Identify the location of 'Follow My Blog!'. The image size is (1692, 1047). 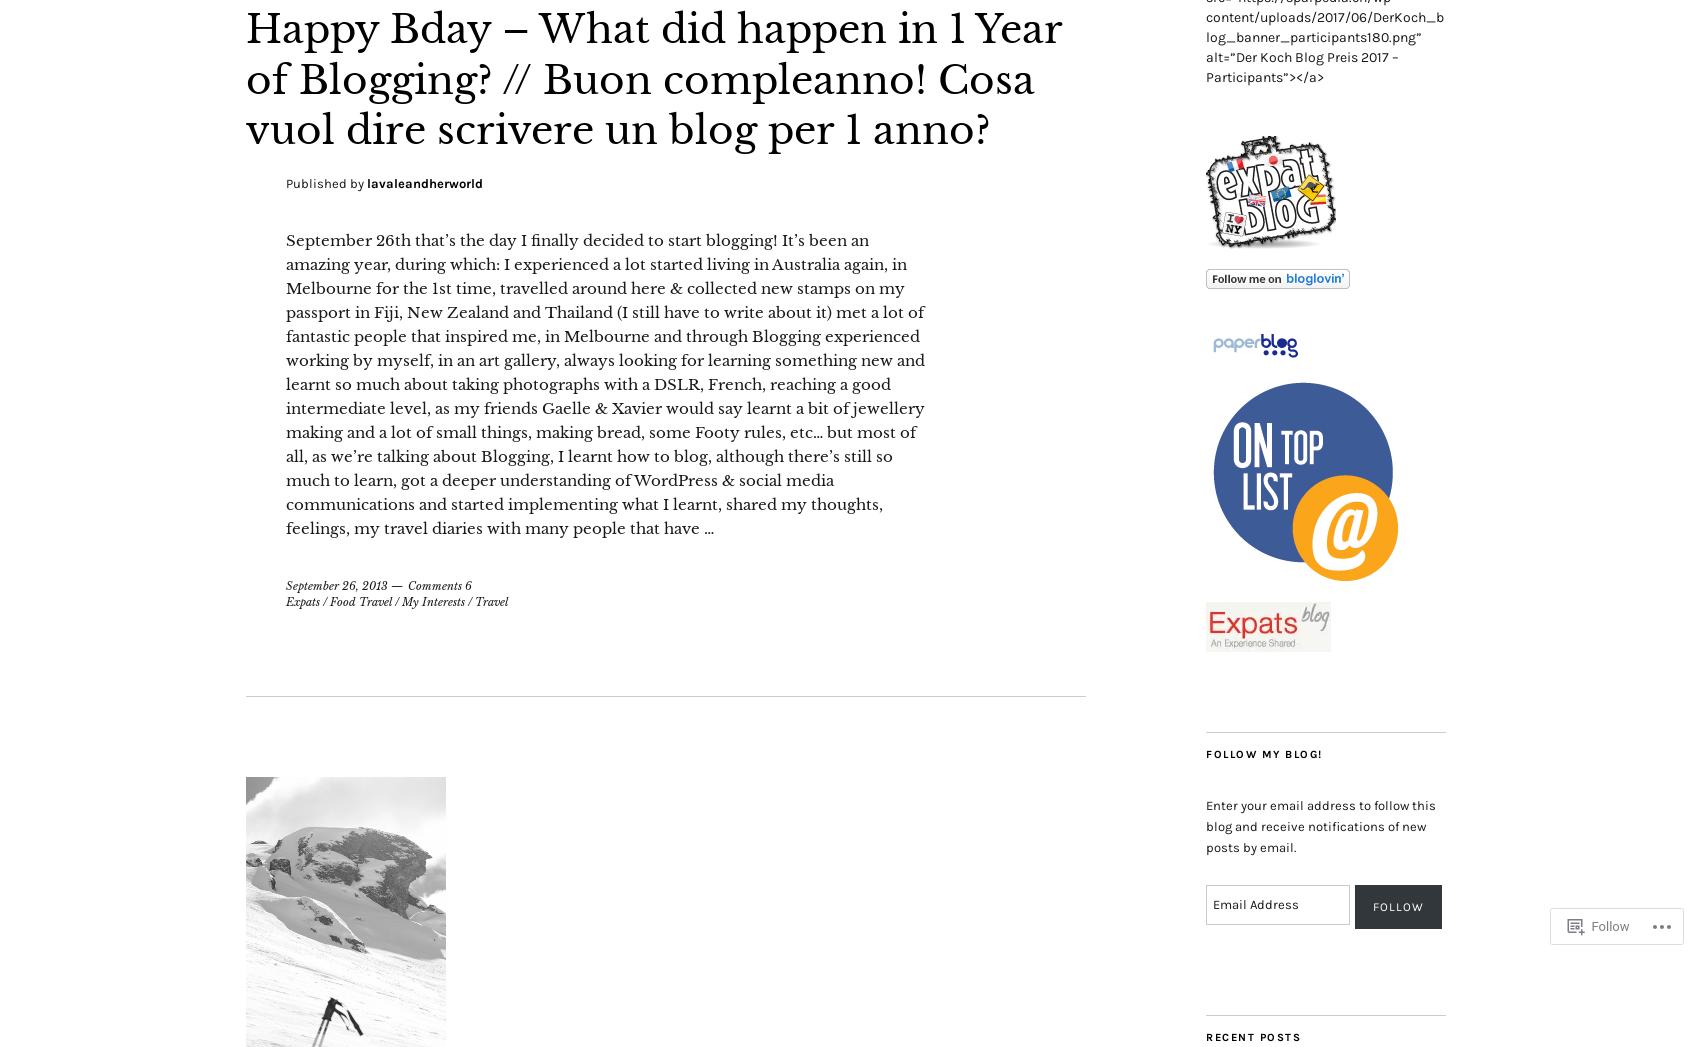
(1263, 754).